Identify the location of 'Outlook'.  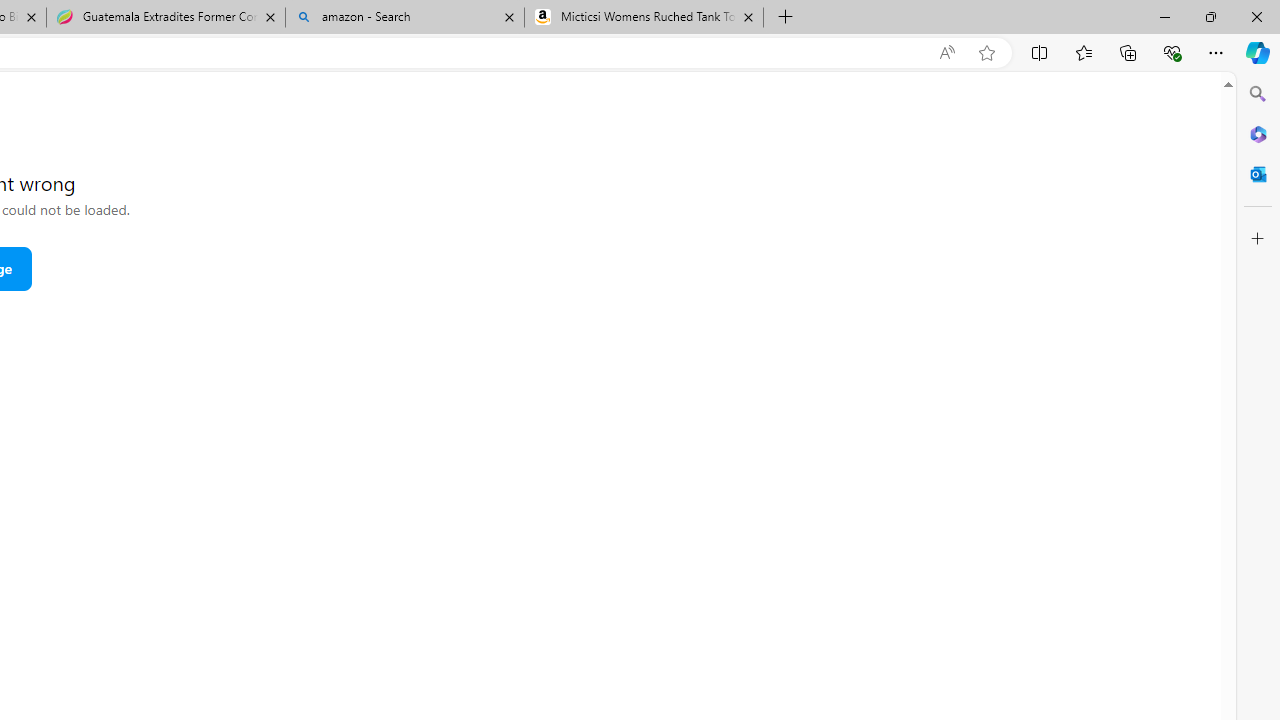
(1257, 173).